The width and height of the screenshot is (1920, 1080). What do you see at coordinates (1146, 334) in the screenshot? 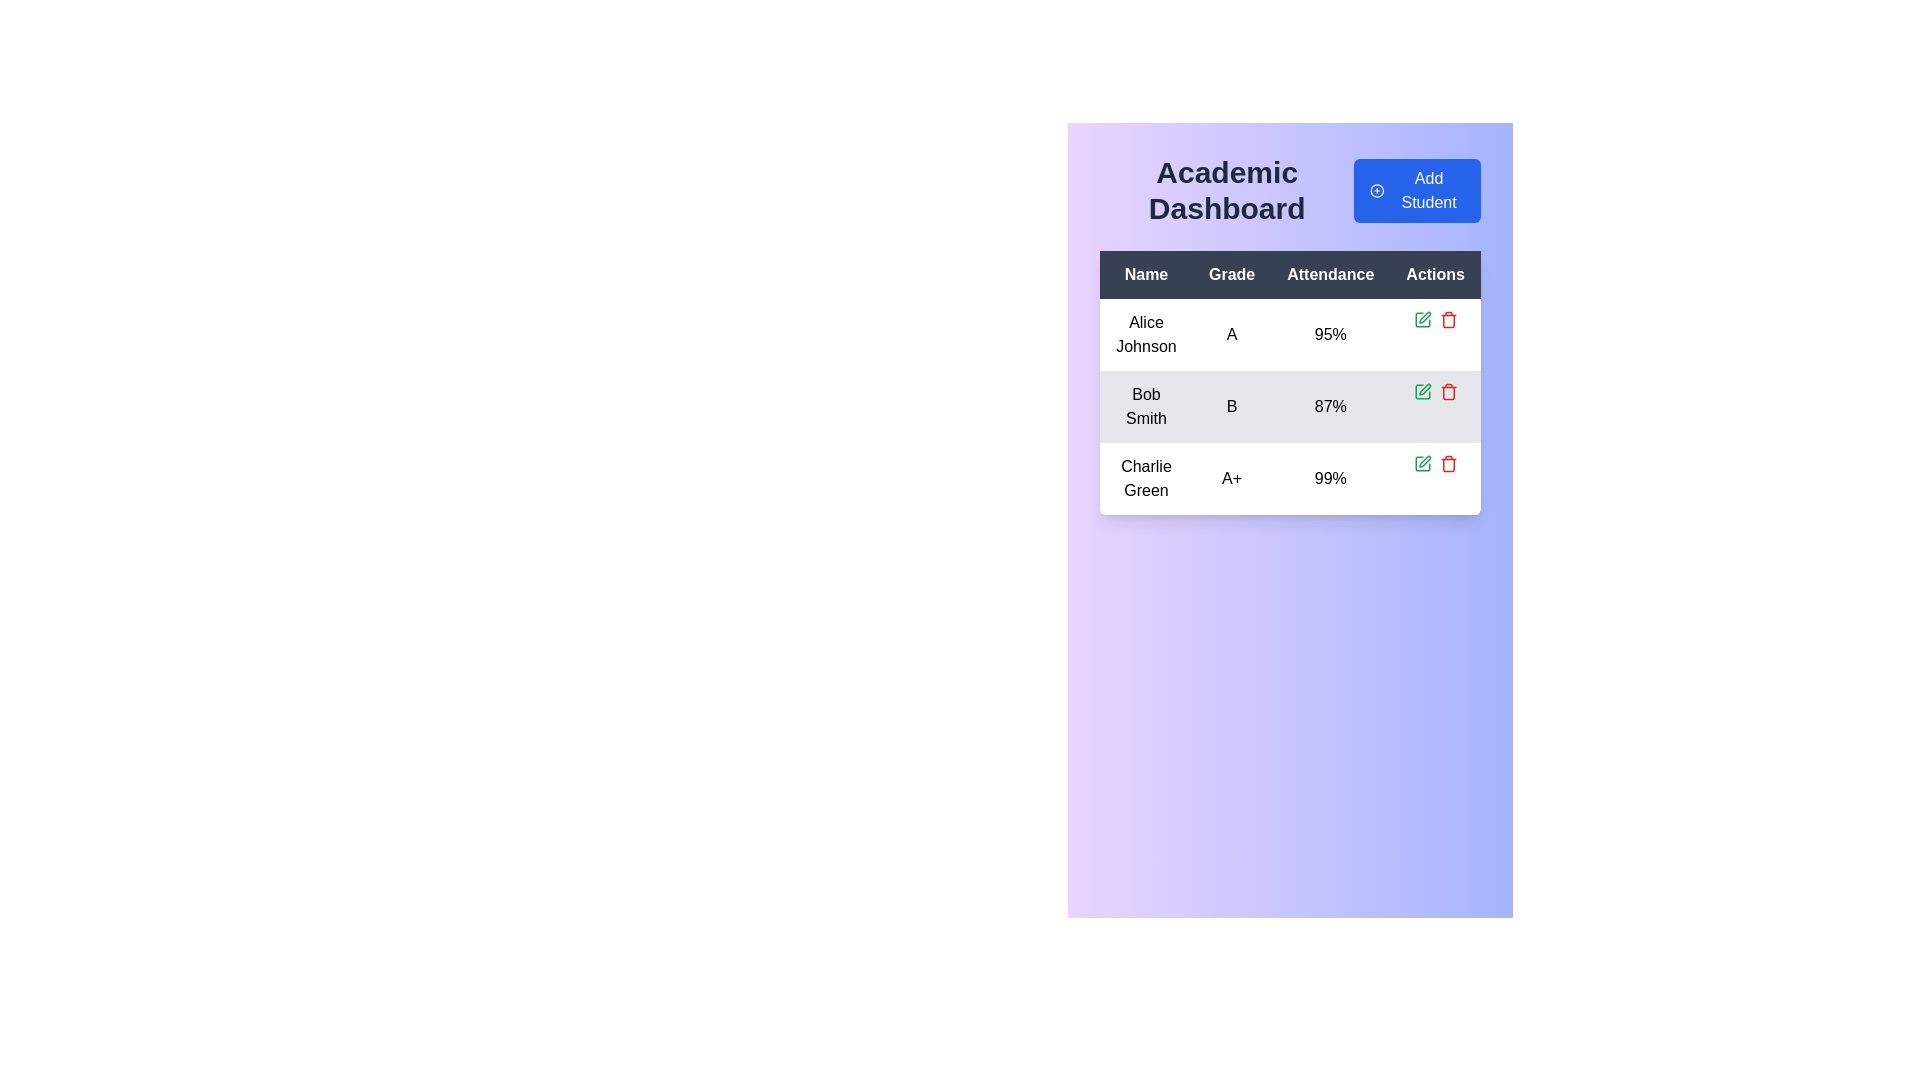
I see `the text label displaying 'Alice Johnson', which is located in the first row under the 'Name' column of the table-like structure` at bounding box center [1146, 334].